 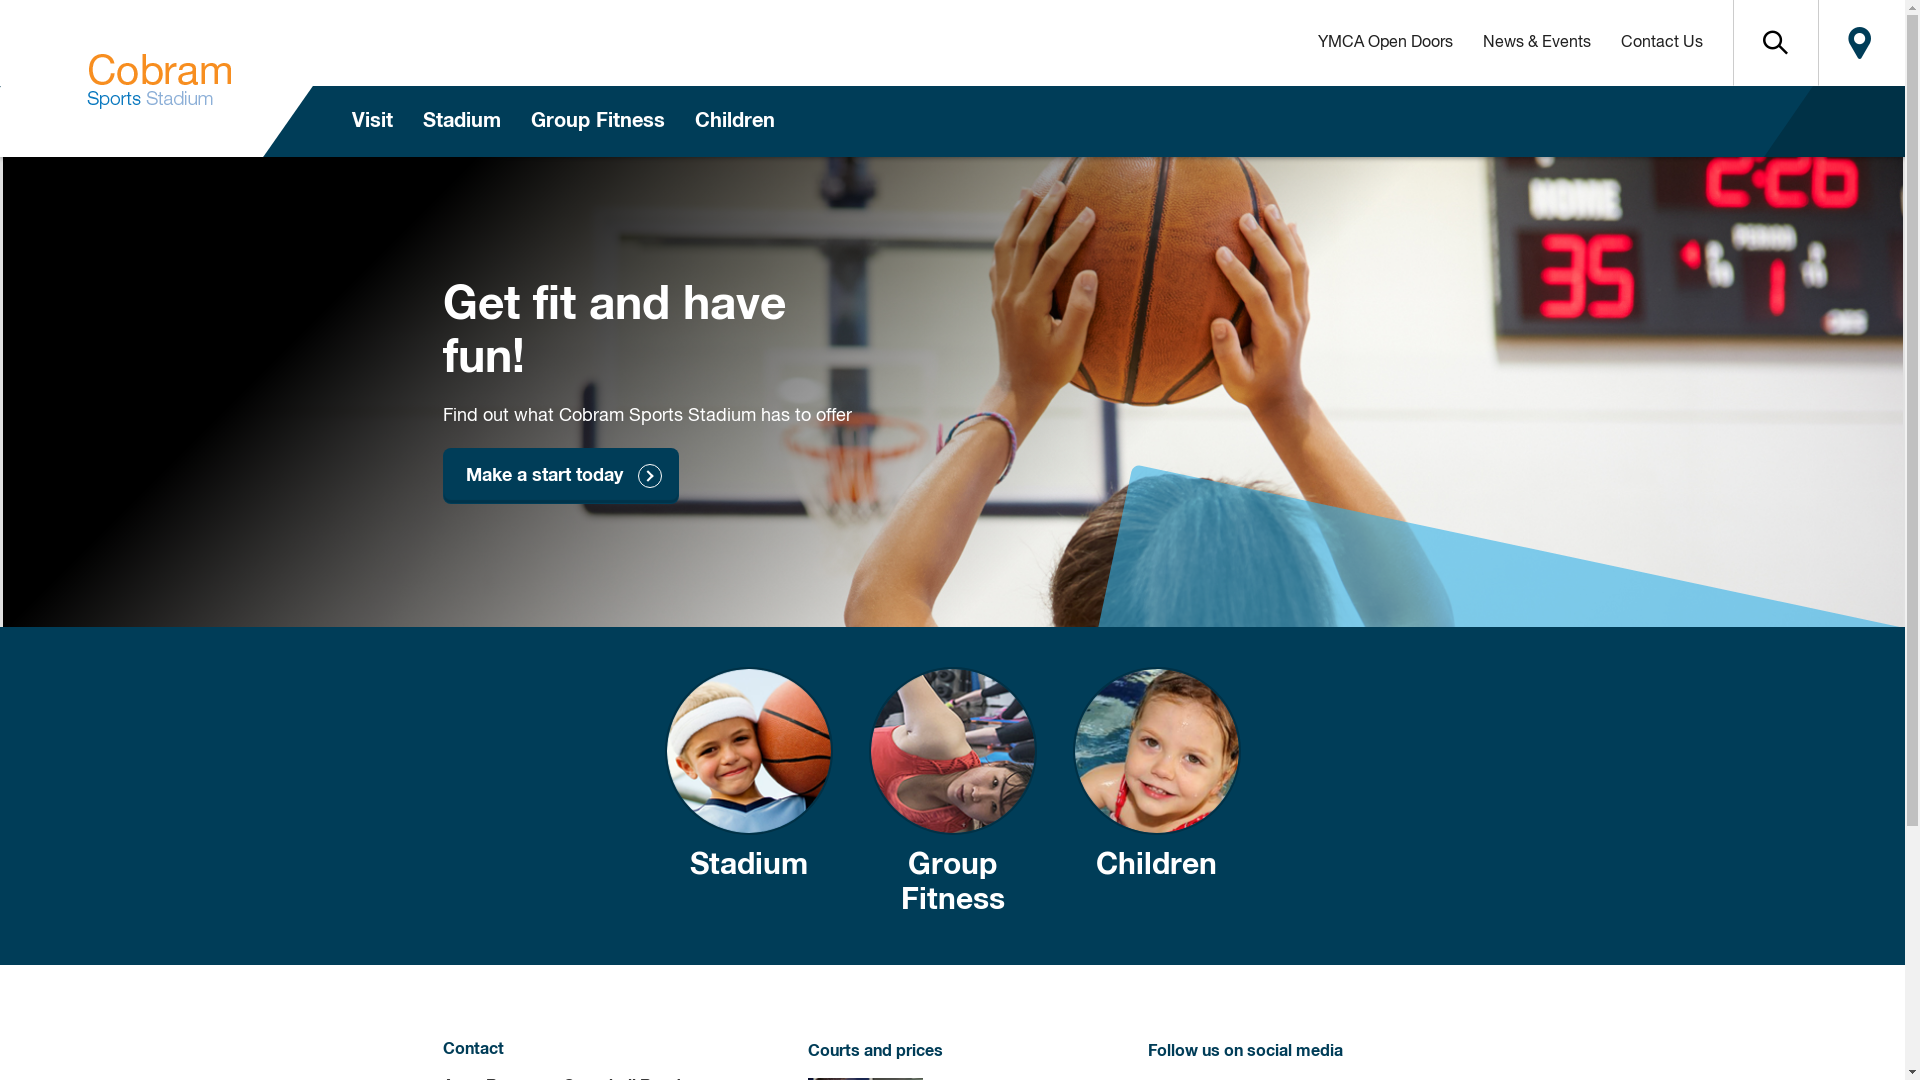 What do you see at coordinates (1535, 42) in the screenshot?
I see `'News & Events'` at bounding box center [1535, 42].